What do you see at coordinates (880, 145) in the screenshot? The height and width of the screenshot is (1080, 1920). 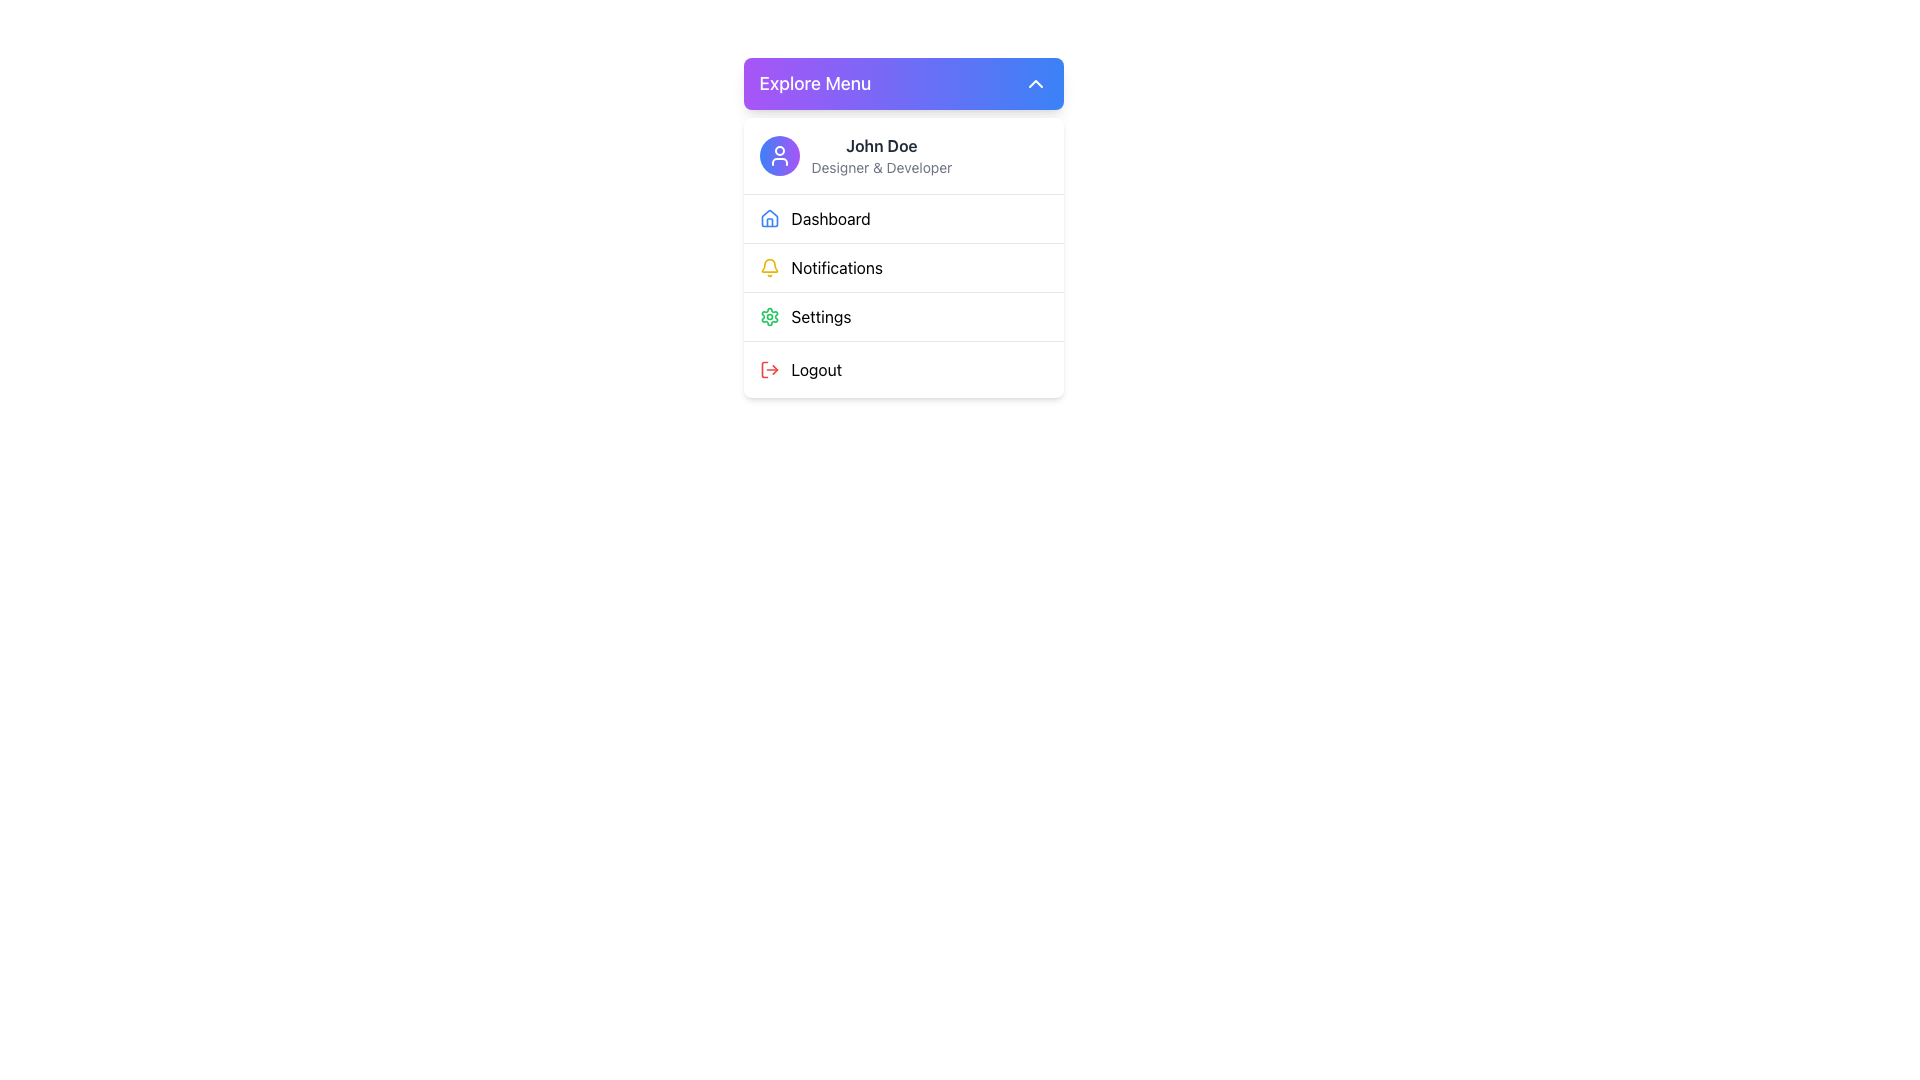 I see `the text element reading 'John Doe' which is styled in bold and dark gray, located within the 'Explore Menu' dropdown panel above 'Designer & Developer'` at bounding box center [880, 145].